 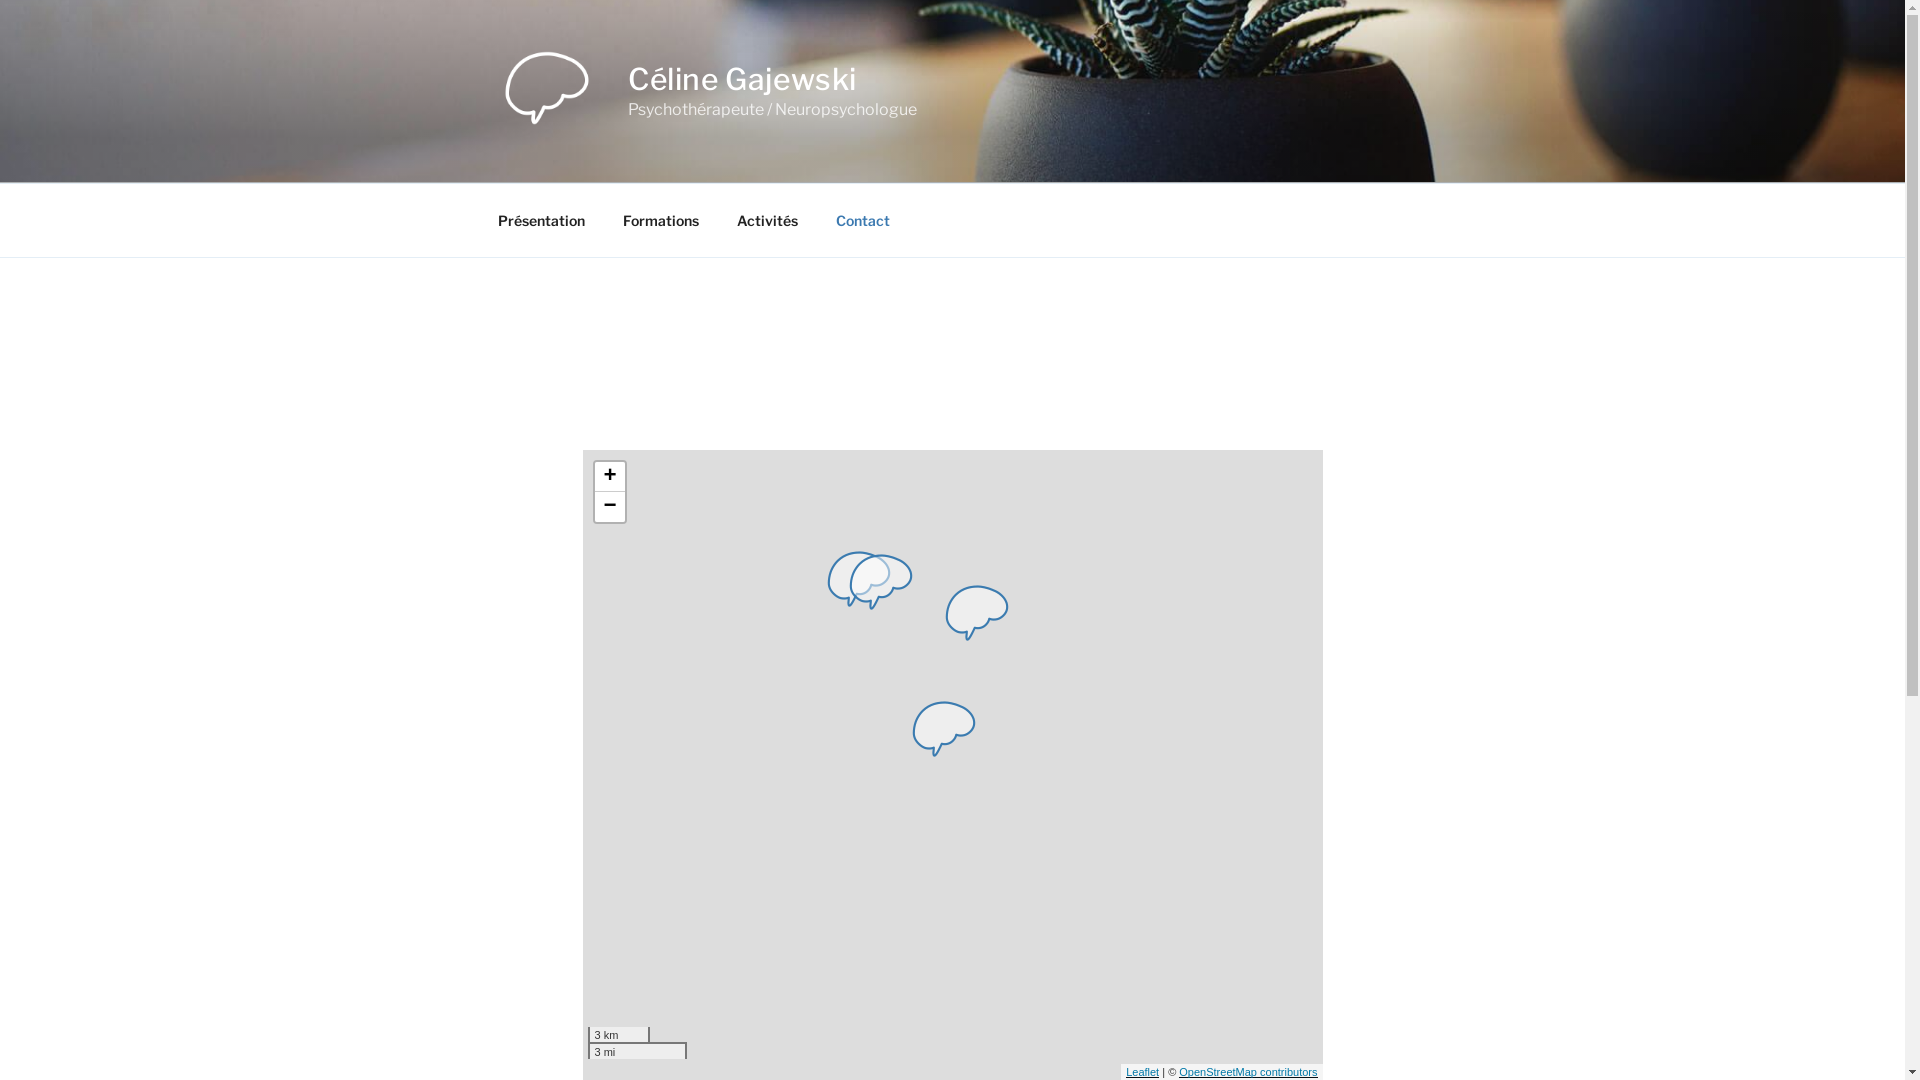 I want to click on 'Leaflet', so click(x=1142, y=1071).